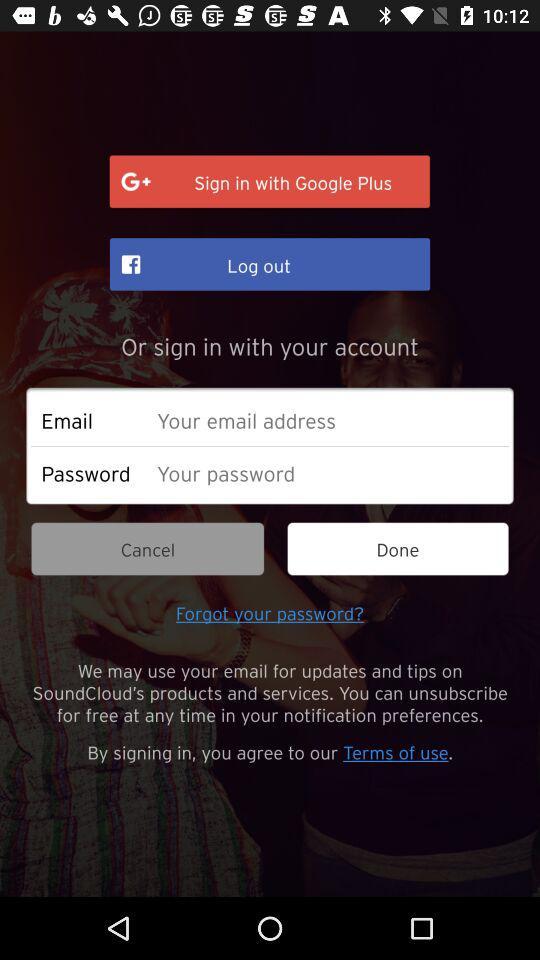 This screenshot has height=960, width=540. Describe the element at coordinates (327, 472) in the screenshot. I see `a strong password is long and complex` at that location.